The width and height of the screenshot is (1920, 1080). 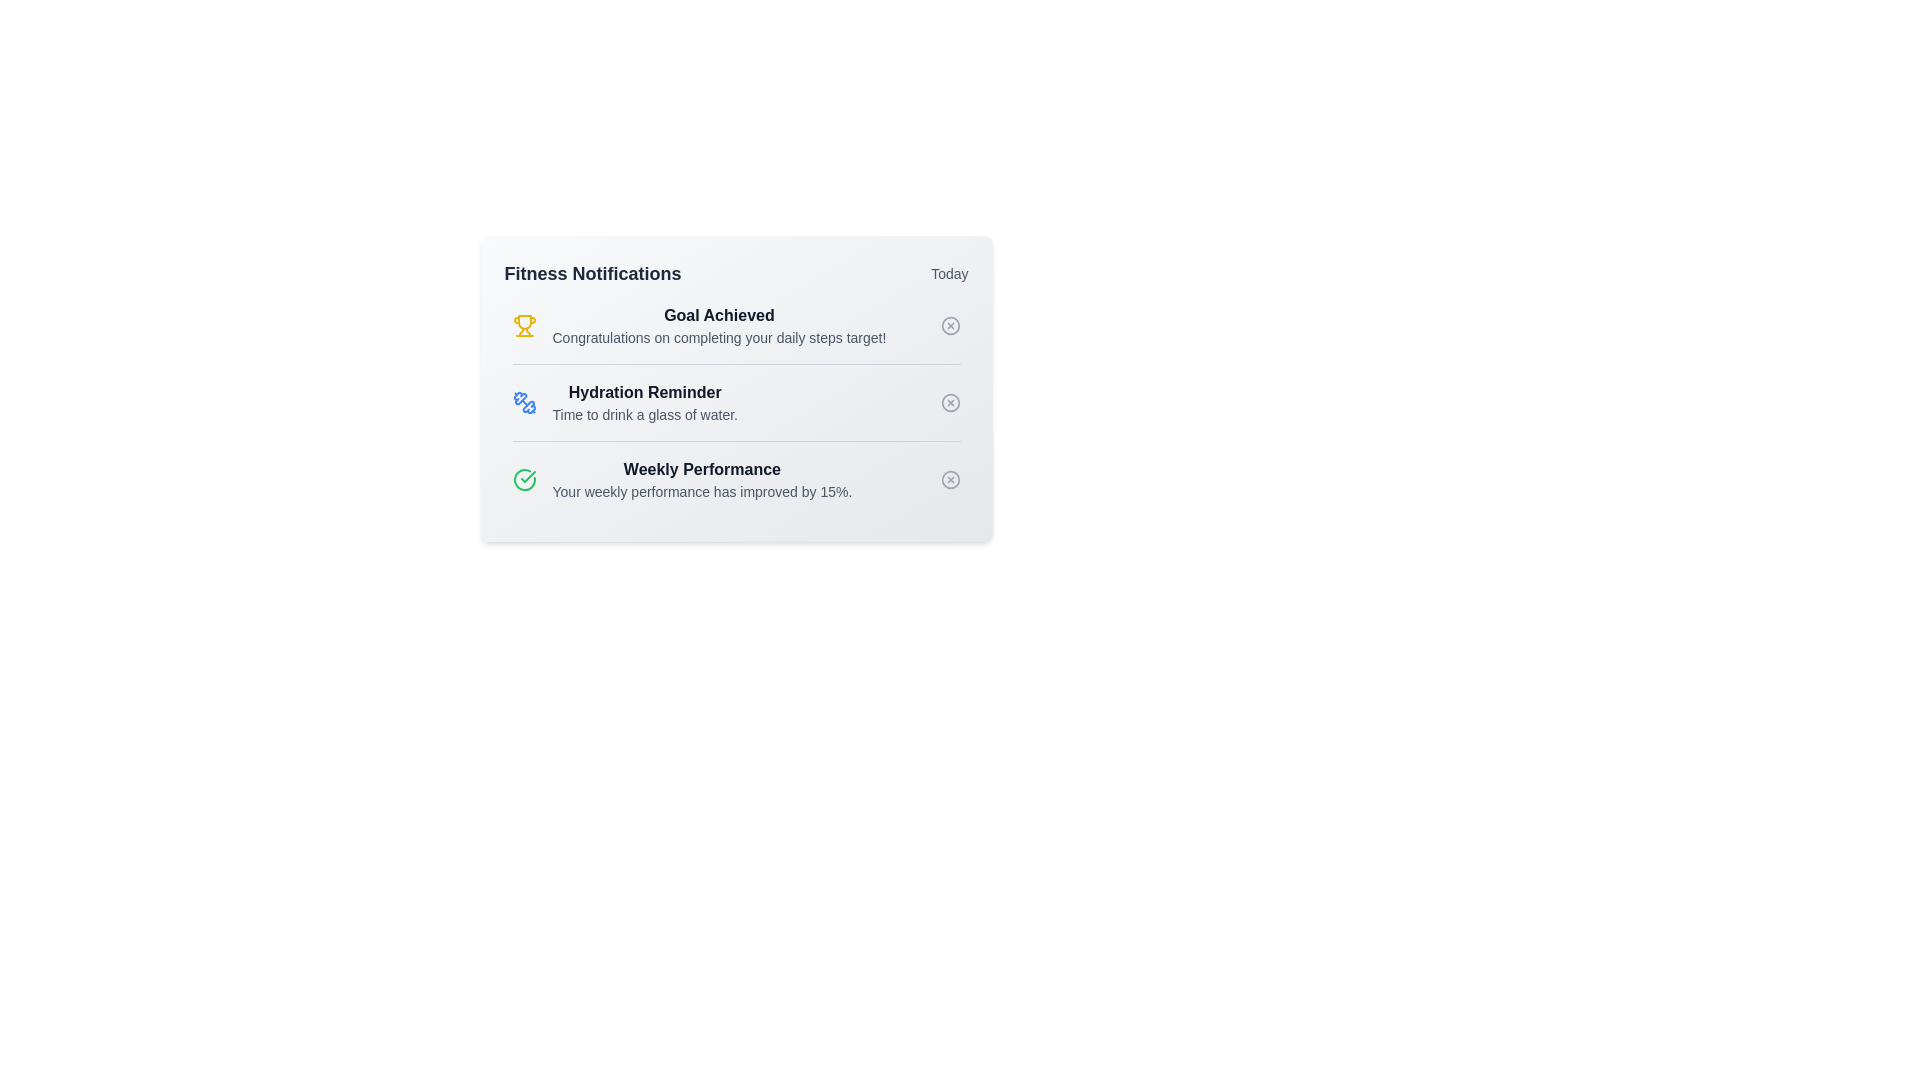 What do you see at coordinates (524, 479) in the screenshot?
I see `the circular green checkmark icon located to the left of the 'Weekly Performance' text in the 'Fitness Notifications' section` at bounding box center [524, 479].